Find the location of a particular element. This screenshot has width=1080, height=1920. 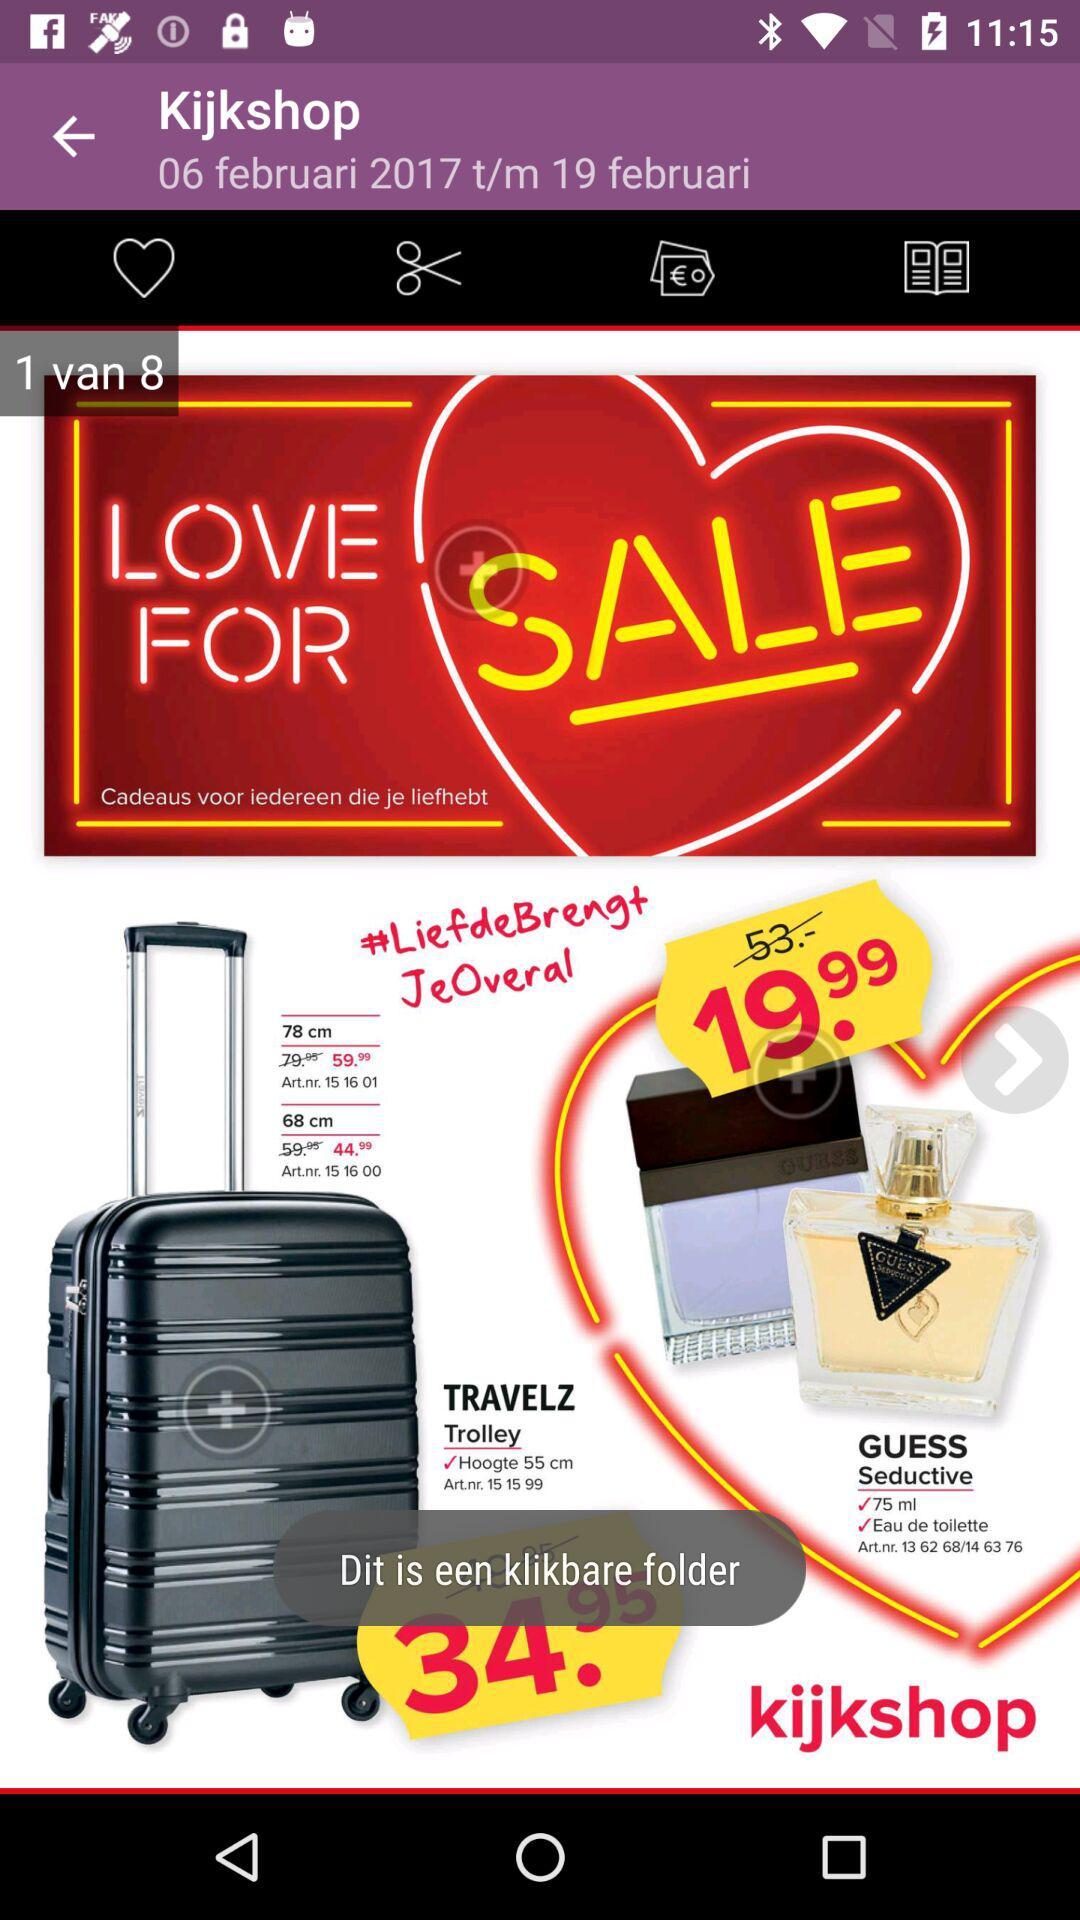

coupon/sale icon is located at coordinates (681, 266).